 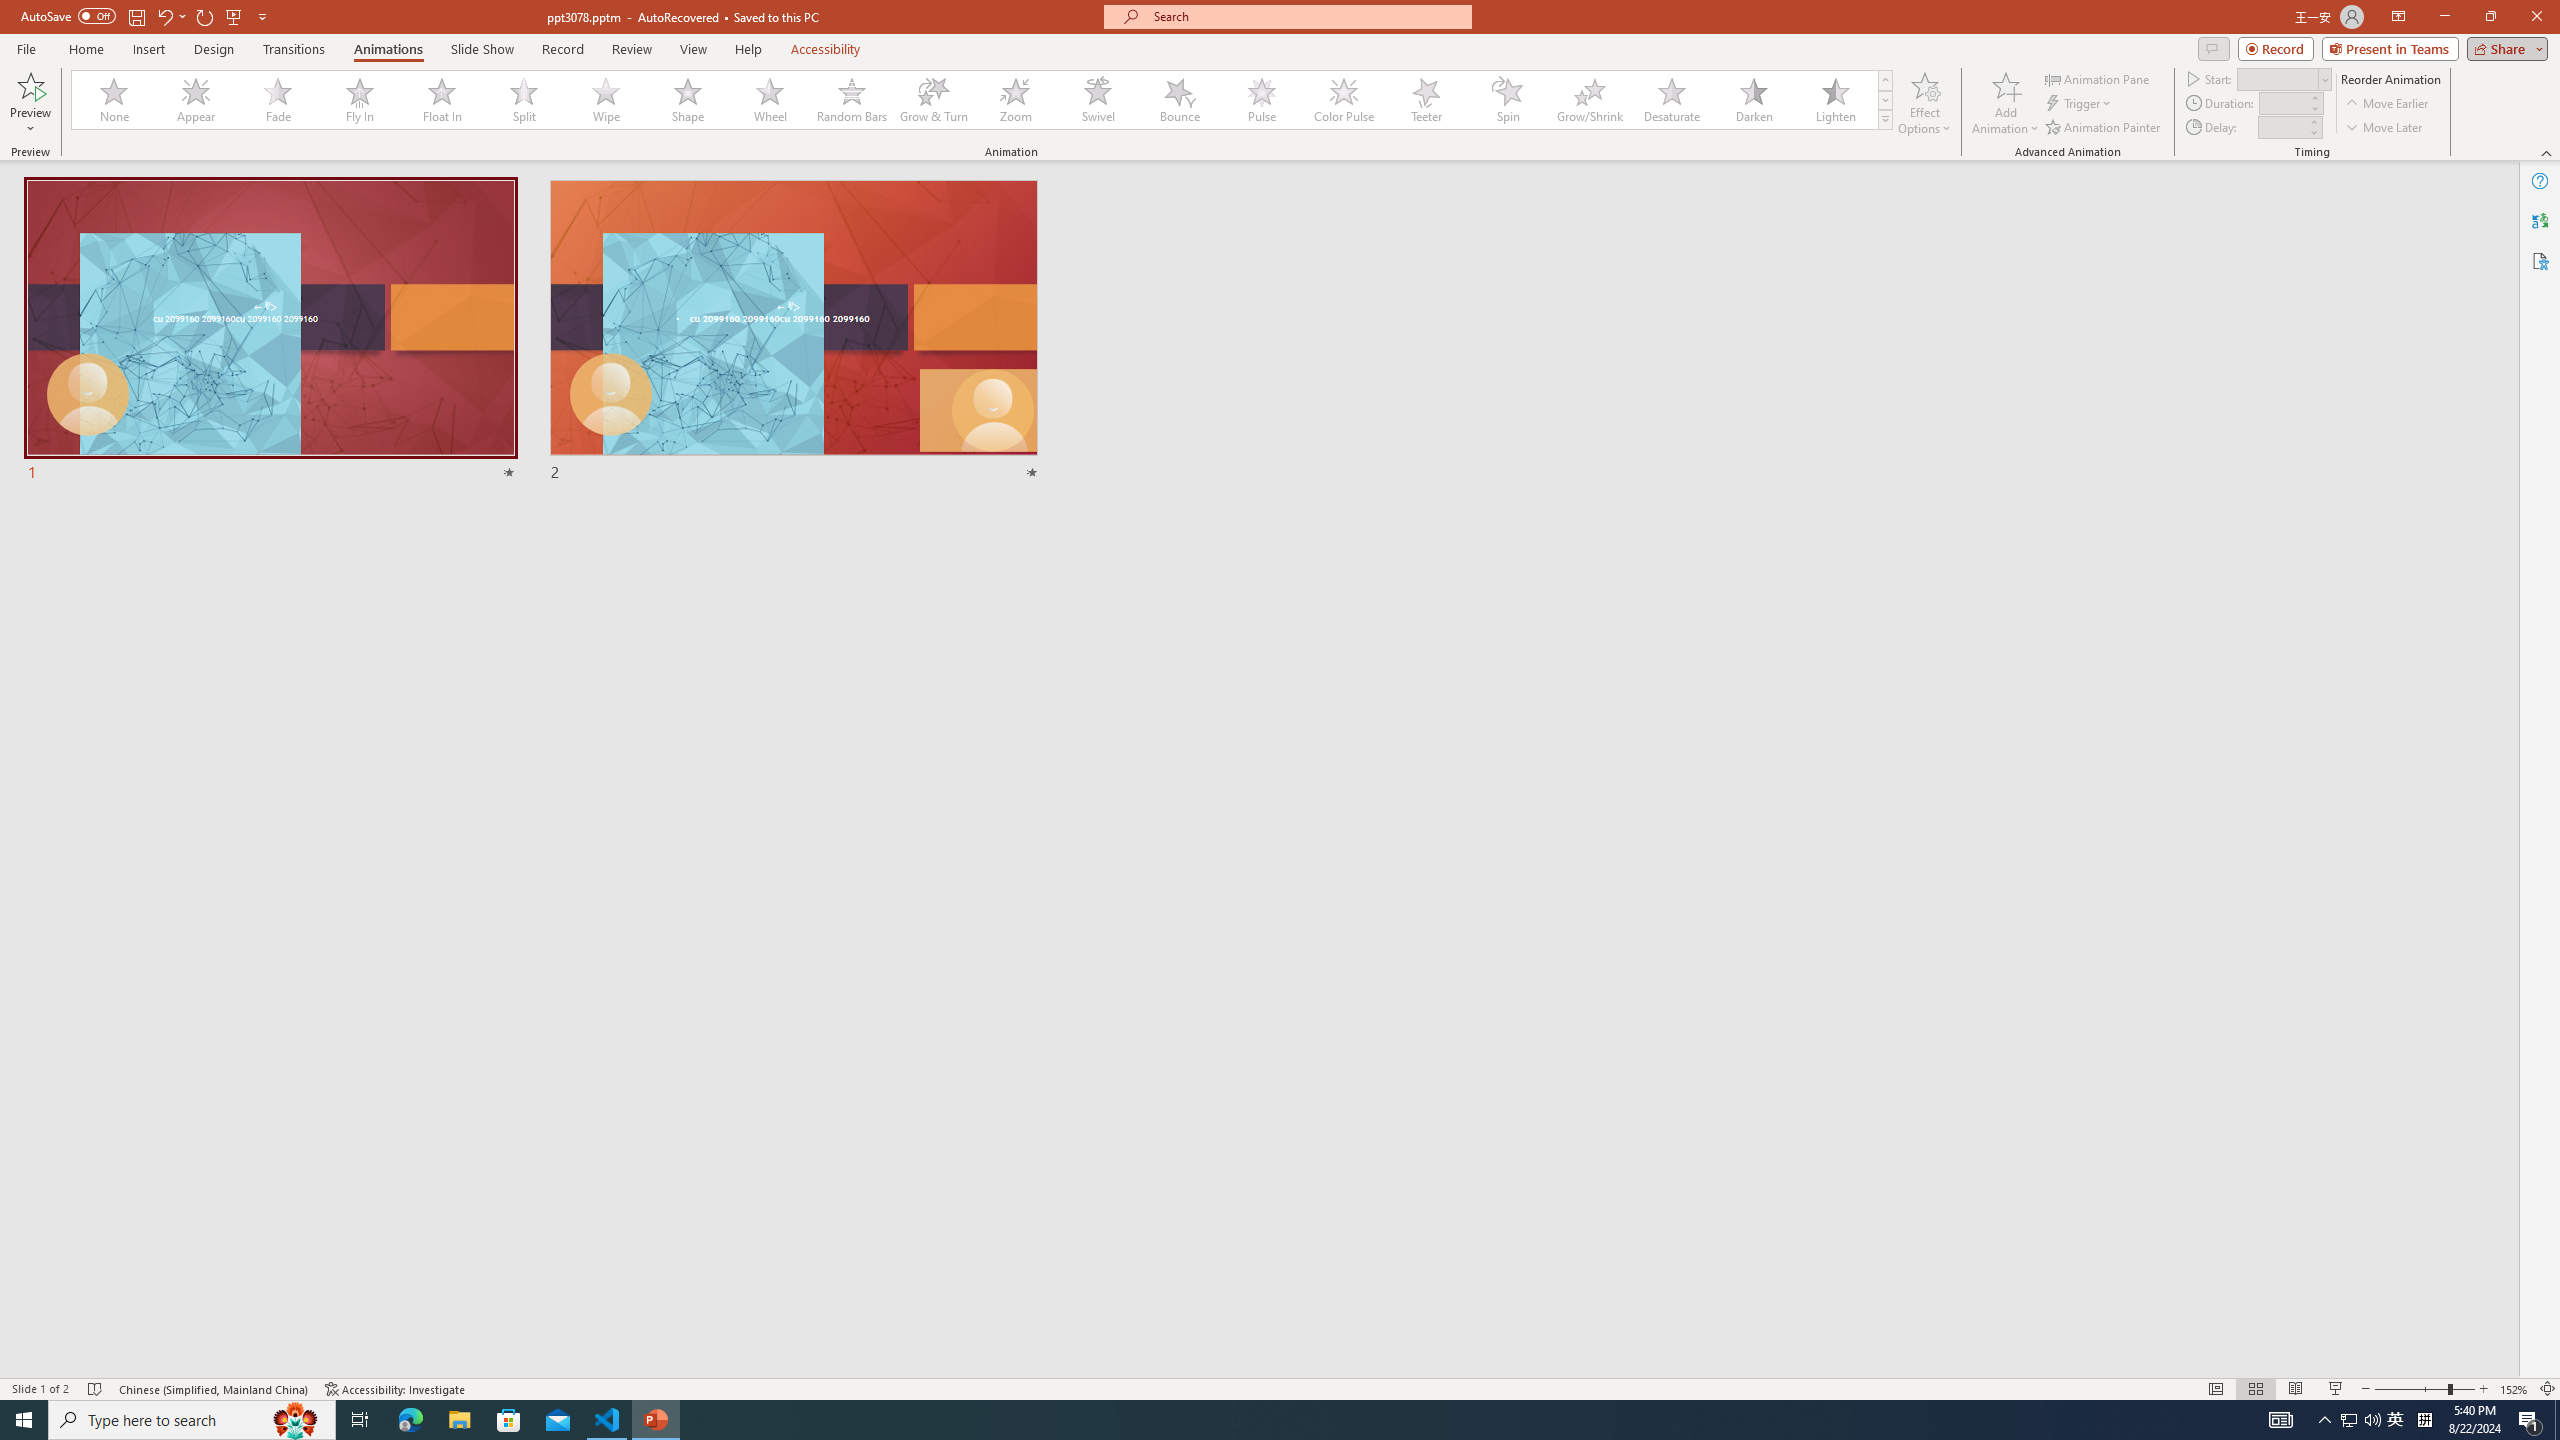 I want to click on 'Float In', so click(x=441, y=99).